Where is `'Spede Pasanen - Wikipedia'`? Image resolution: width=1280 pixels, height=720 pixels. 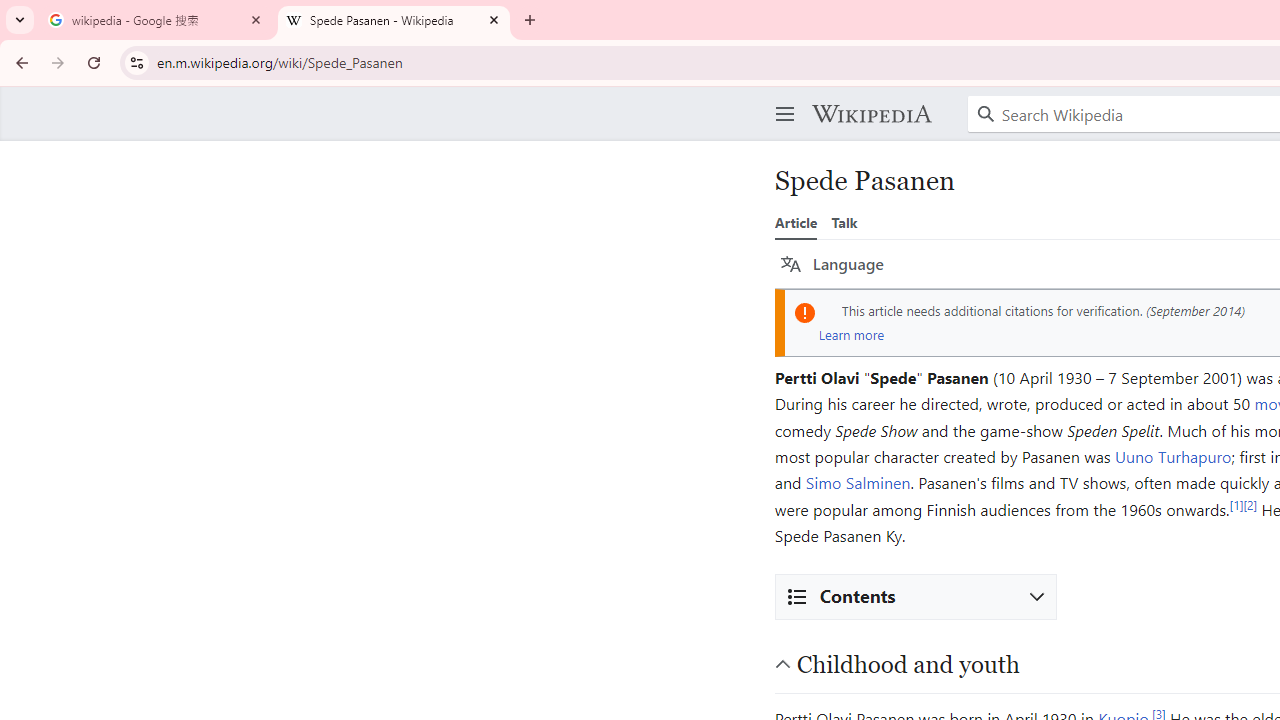 'Spede Pasanen - Wikipedia' is located at coordinates (394, 20).